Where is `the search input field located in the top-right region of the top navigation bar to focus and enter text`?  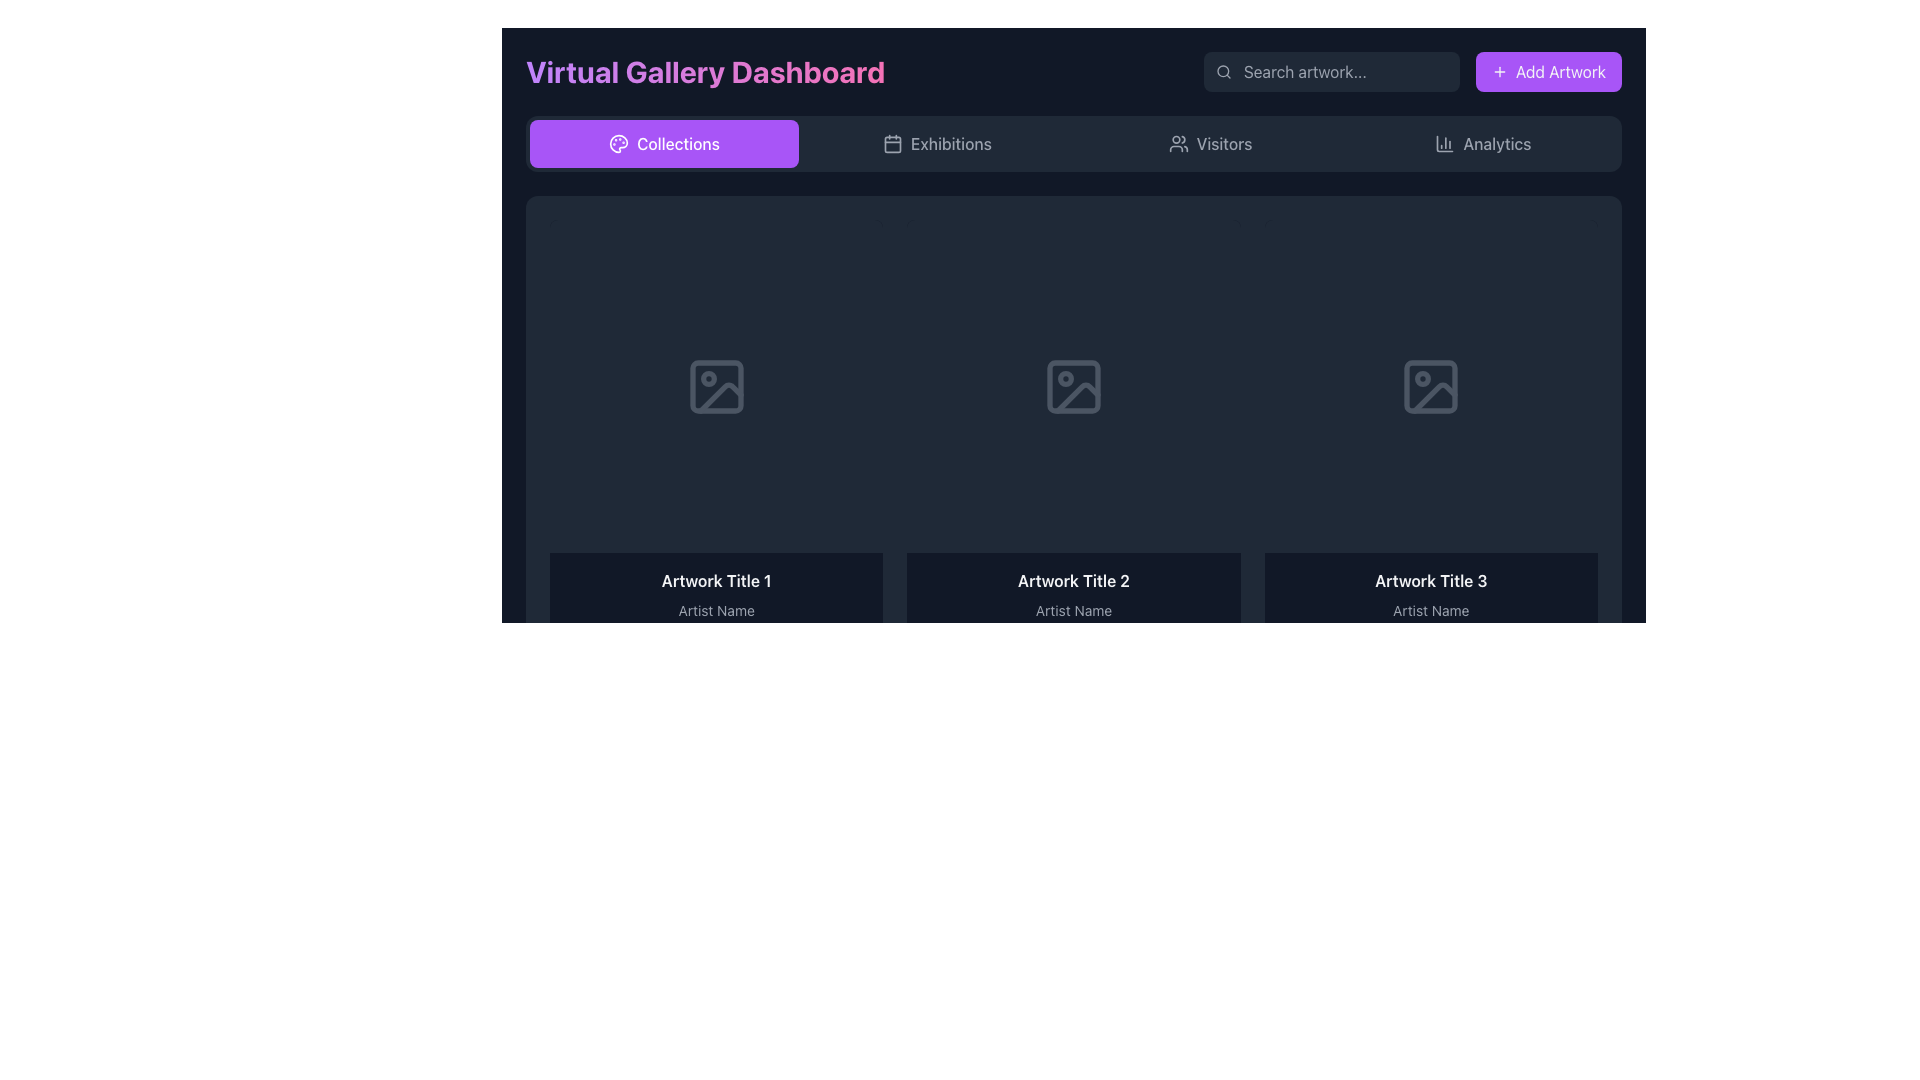
the search input field located in the top-right region of the top navigation bar to focus and enter text is located at coordinates (1331, 71).